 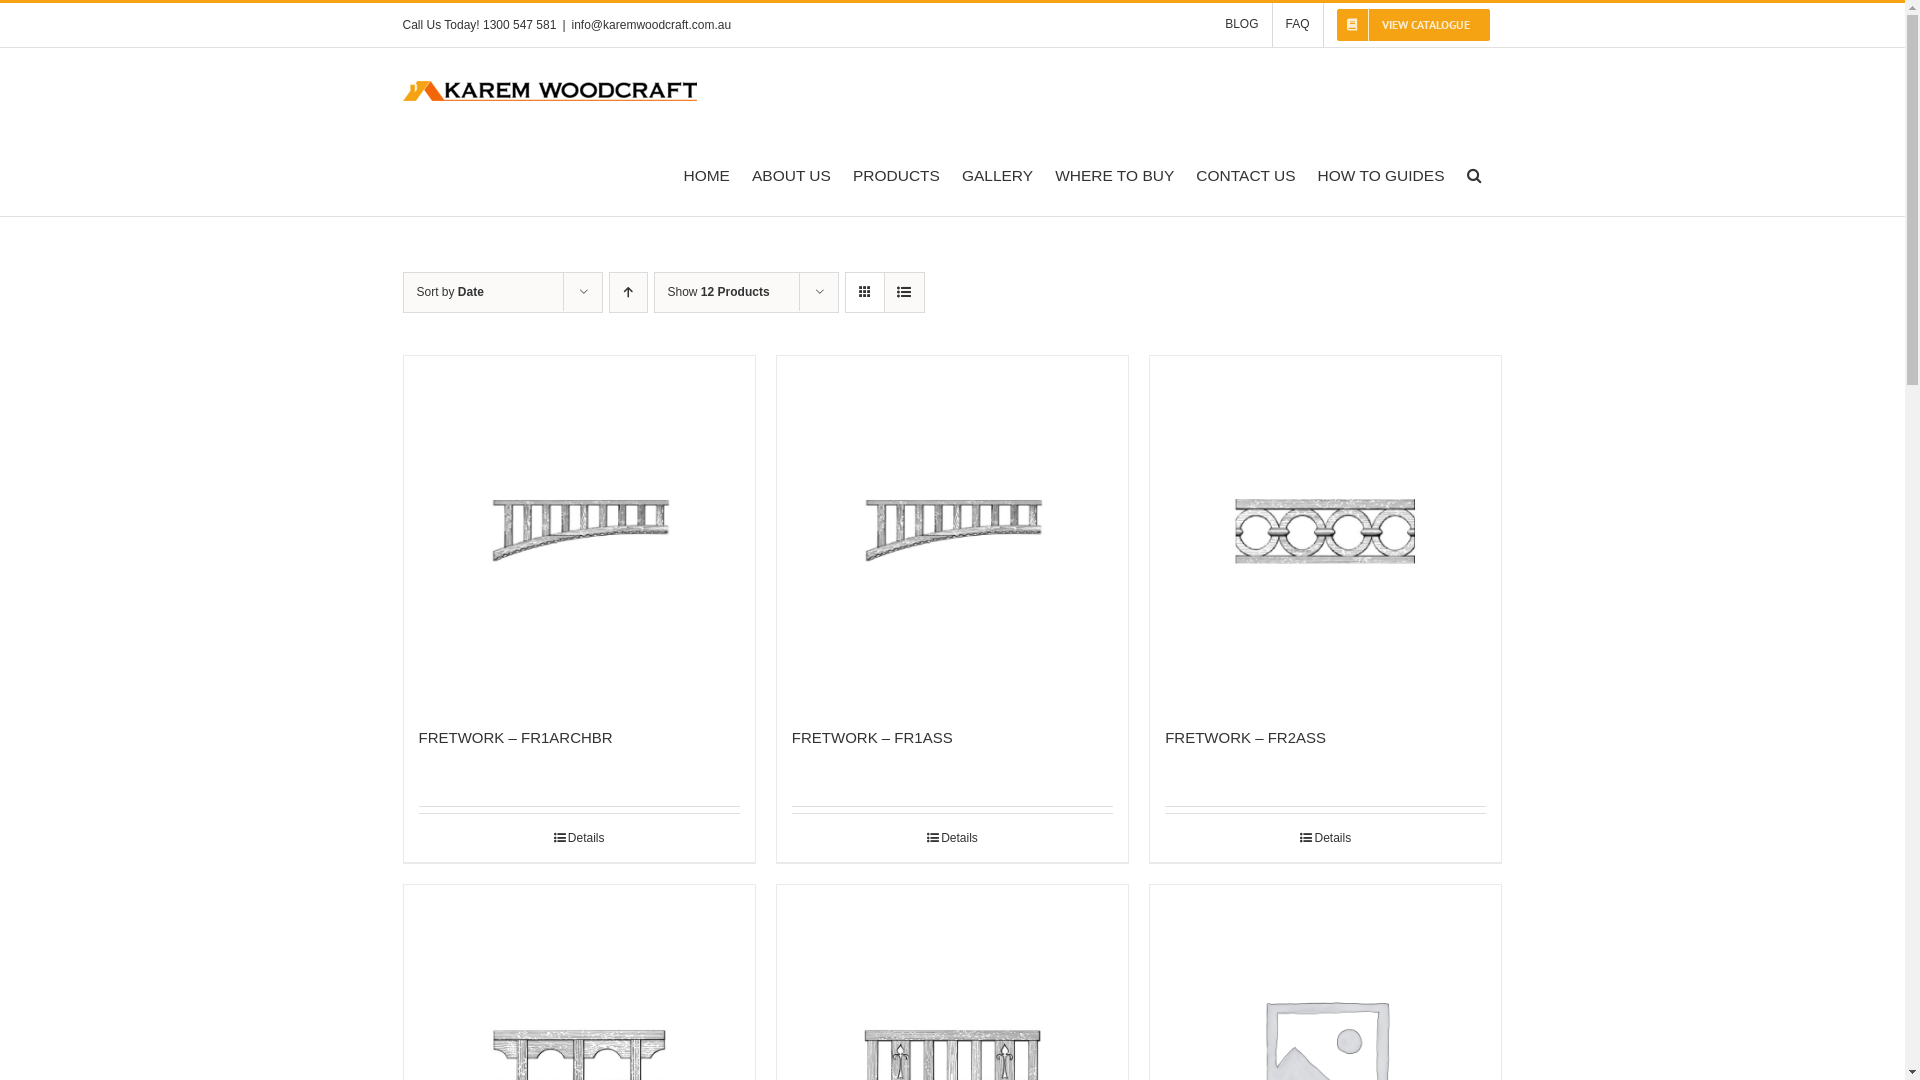 What do you see at coordinates (1412, 24) in the screenshot?
I see `'VIEW CATALOGUE'` at bounding box center [1412, 24].